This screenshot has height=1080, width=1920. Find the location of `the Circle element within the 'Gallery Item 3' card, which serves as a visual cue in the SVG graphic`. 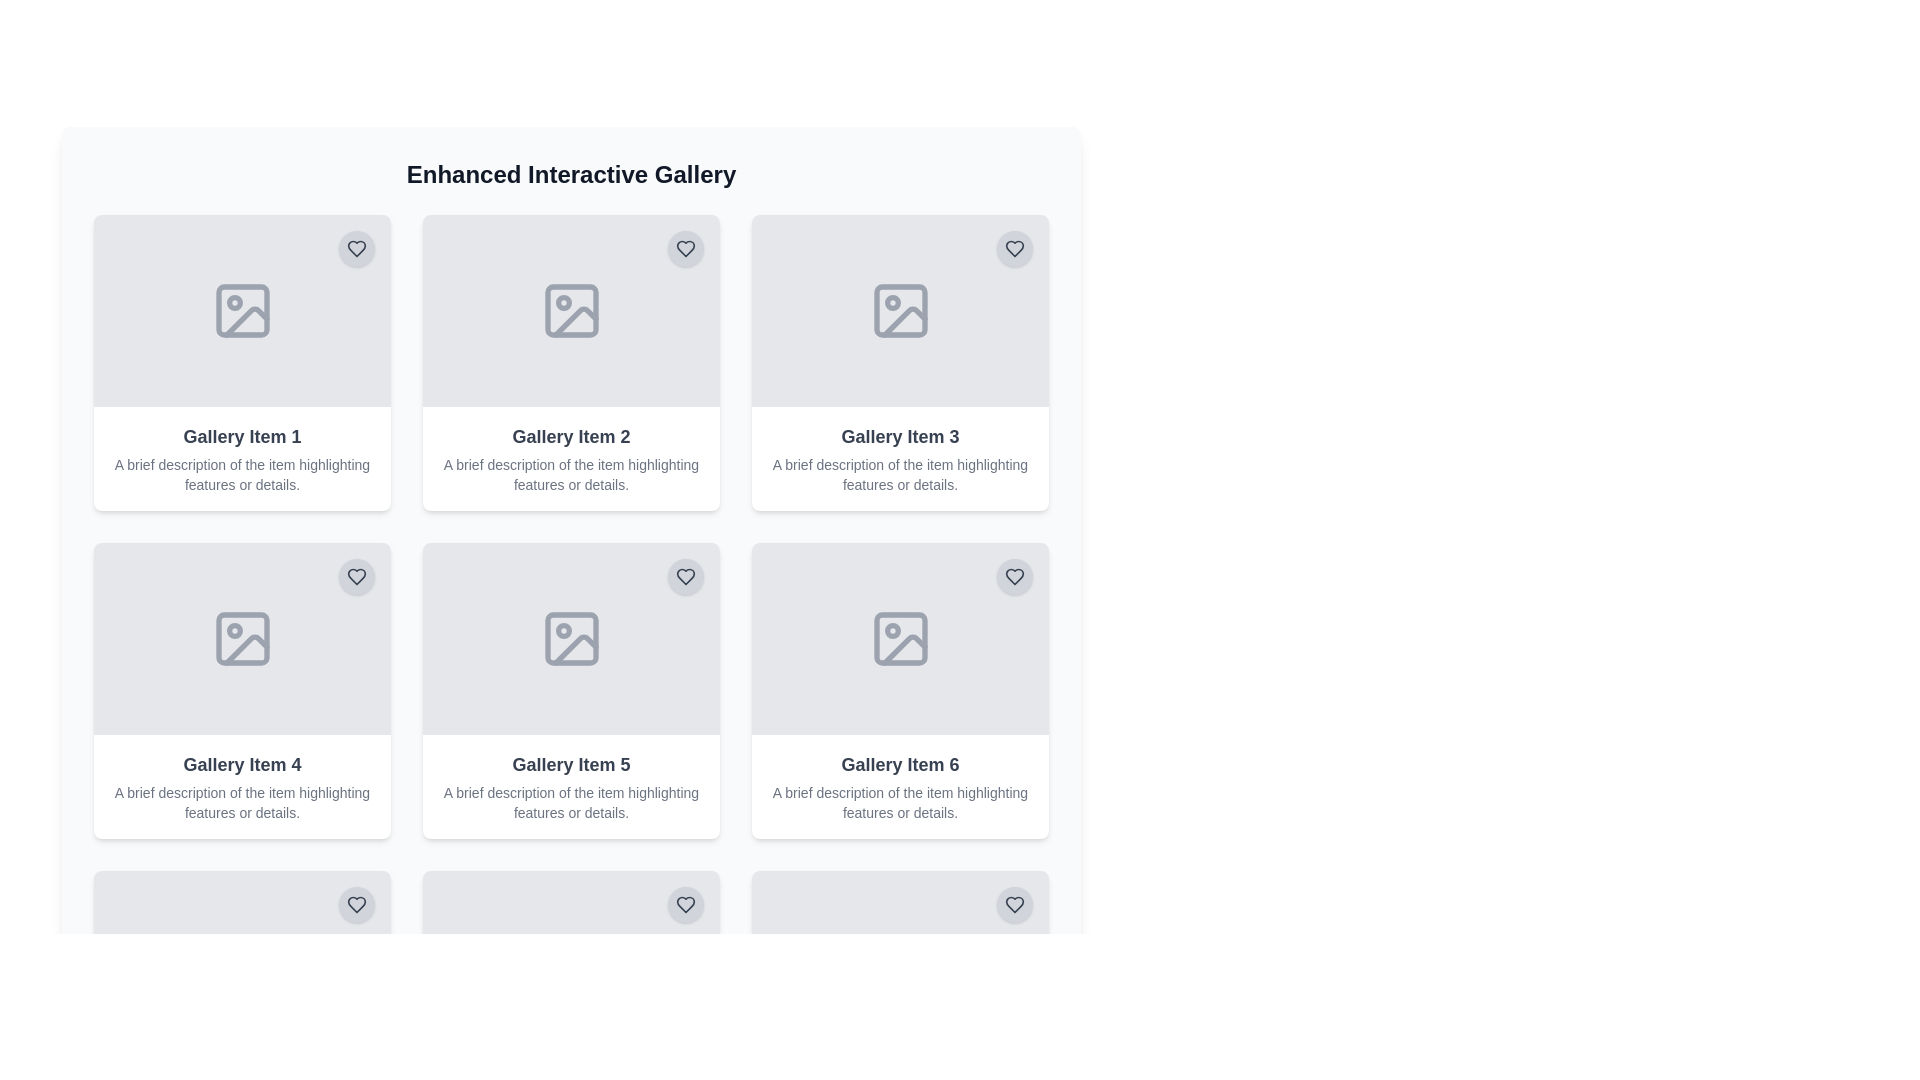

the Circle element within the 'Gallery Item 3' card, which serves as a visual cue in the SVG graphic is located at coordinates (891, 303).